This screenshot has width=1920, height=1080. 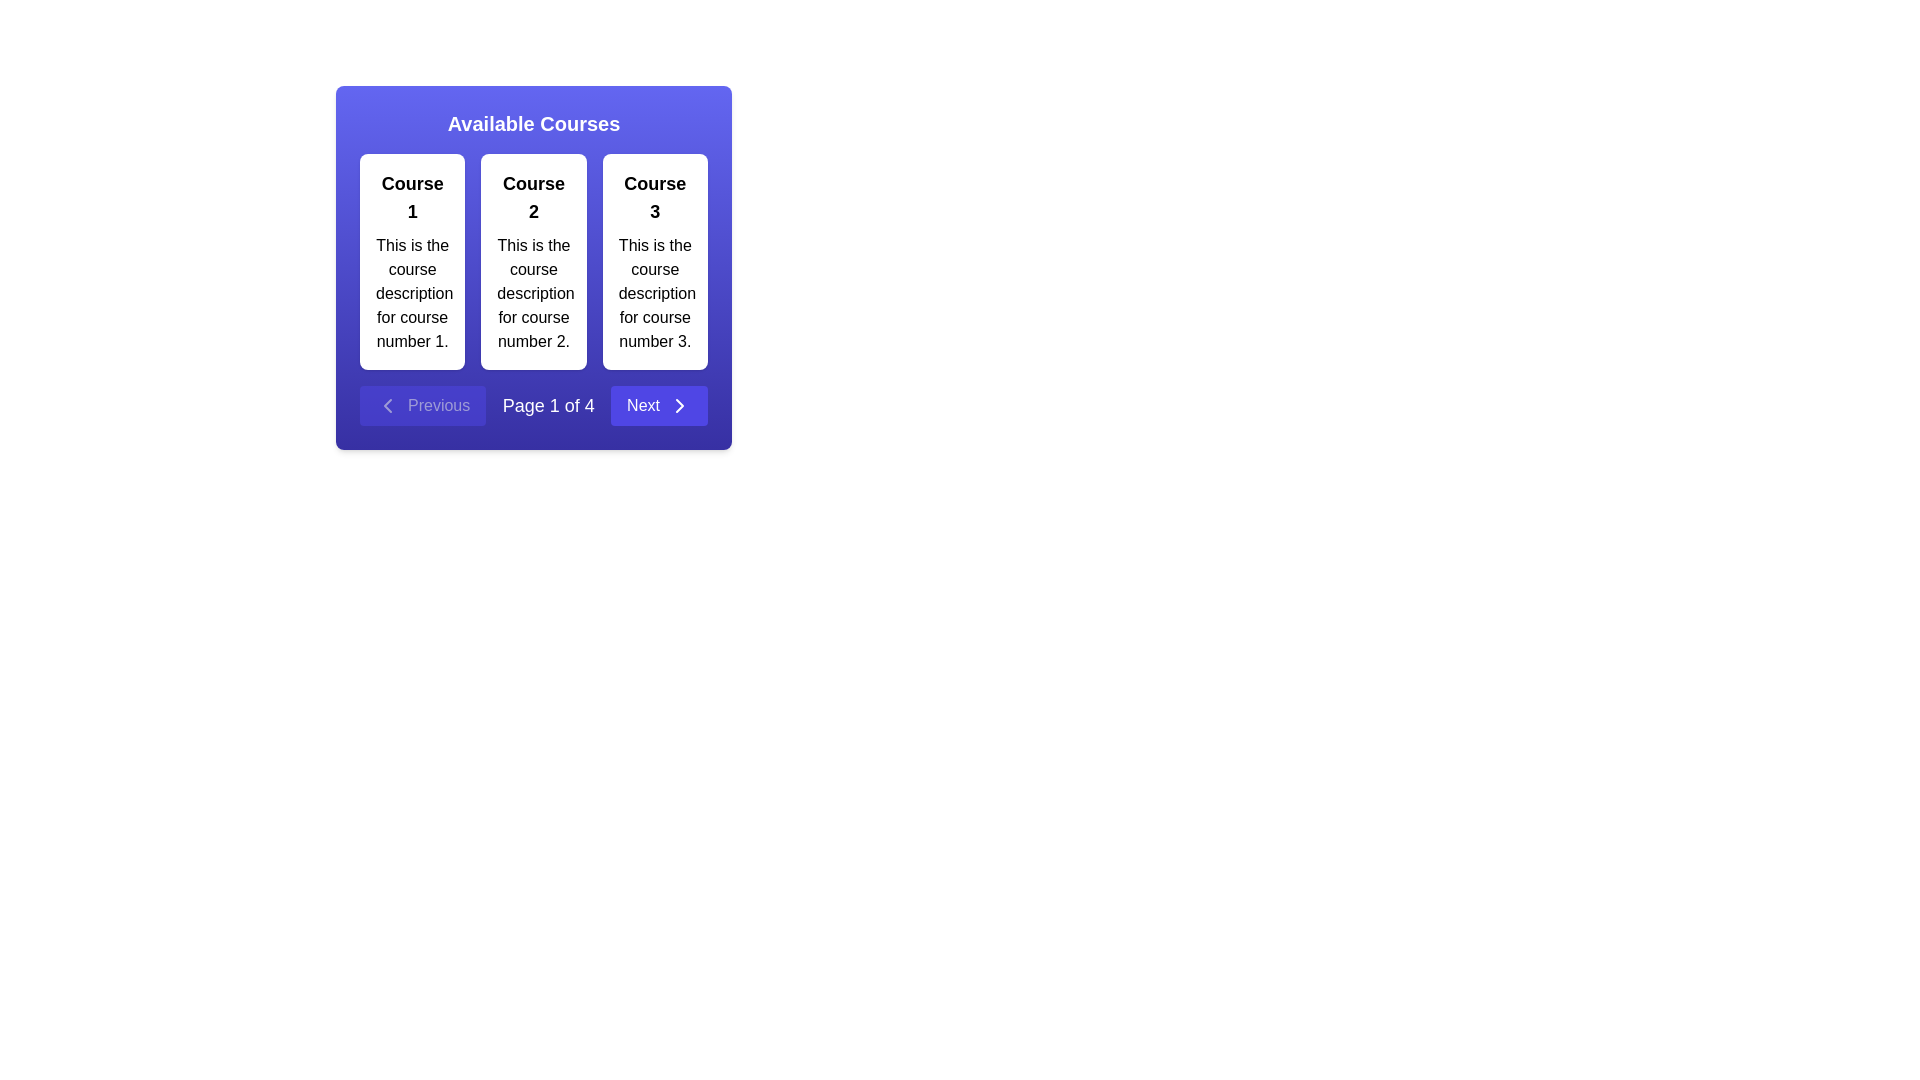 I want to click on text label 'Course 3' which is styled prominently at the top of a white card in the third slot of a carousel layout, so click(x=655, y=197).